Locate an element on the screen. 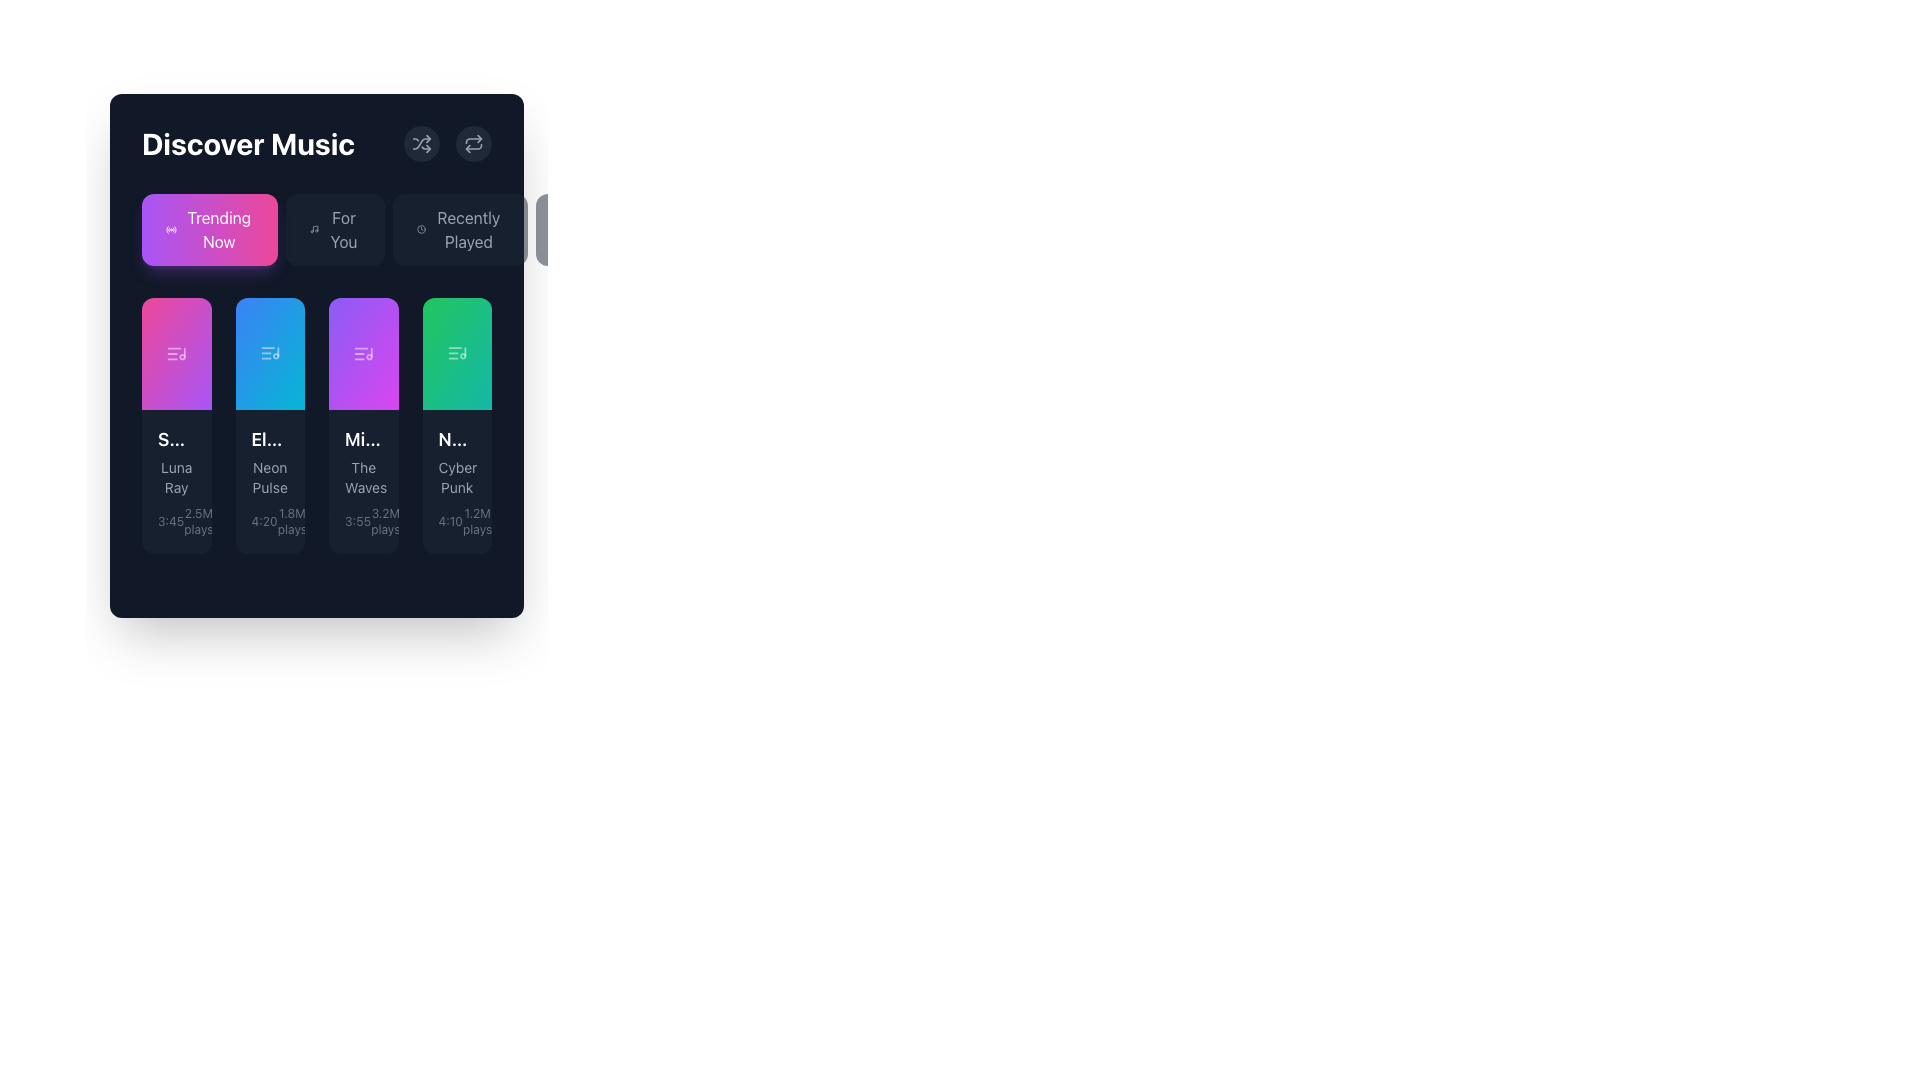 Image resolution: width=1920 pixels, height=1080 pixels. the 'Trending Now' button, which is a rectangular button with a gradient background from purple to pink, featuring white text and a small icon on the left side, located in the top left of the 'Discover Music' card is located at coordinates (209, 229).